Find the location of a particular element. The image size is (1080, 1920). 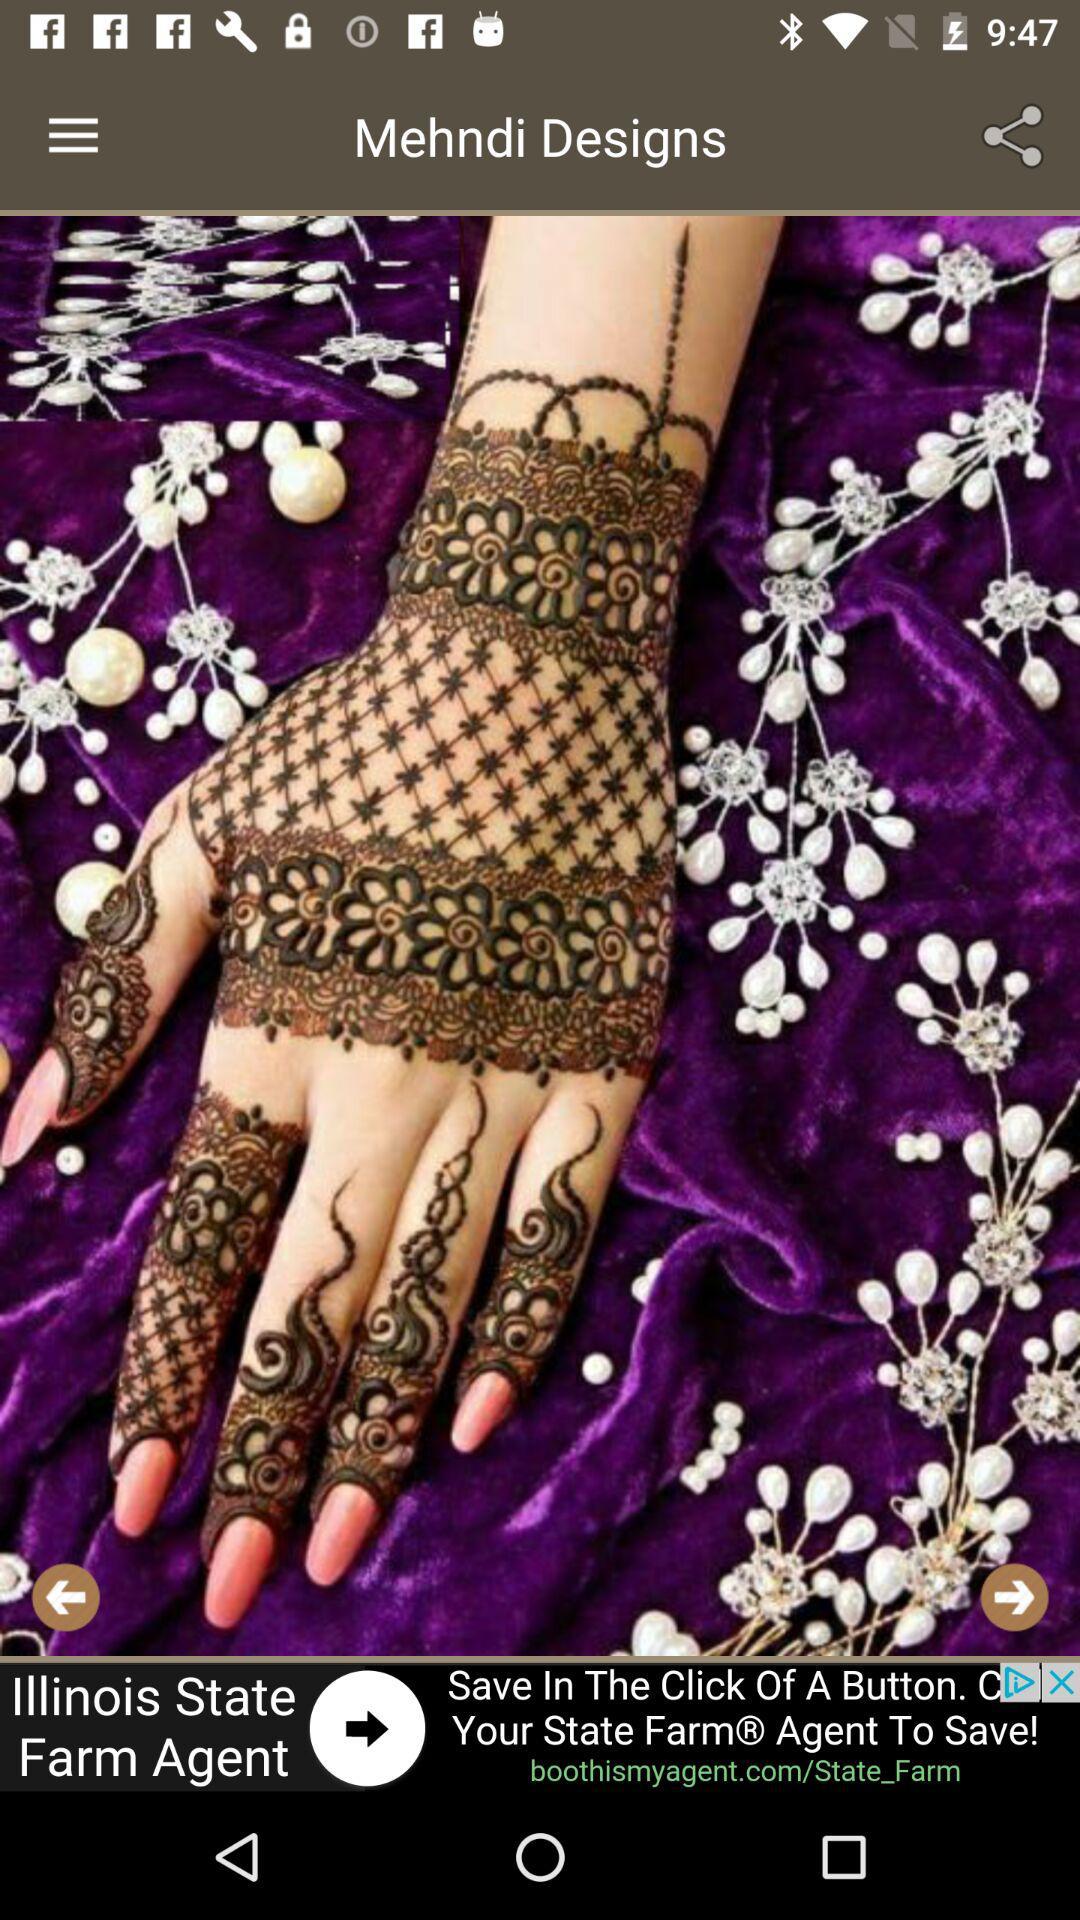

website is located at coordinates (540, 1727).